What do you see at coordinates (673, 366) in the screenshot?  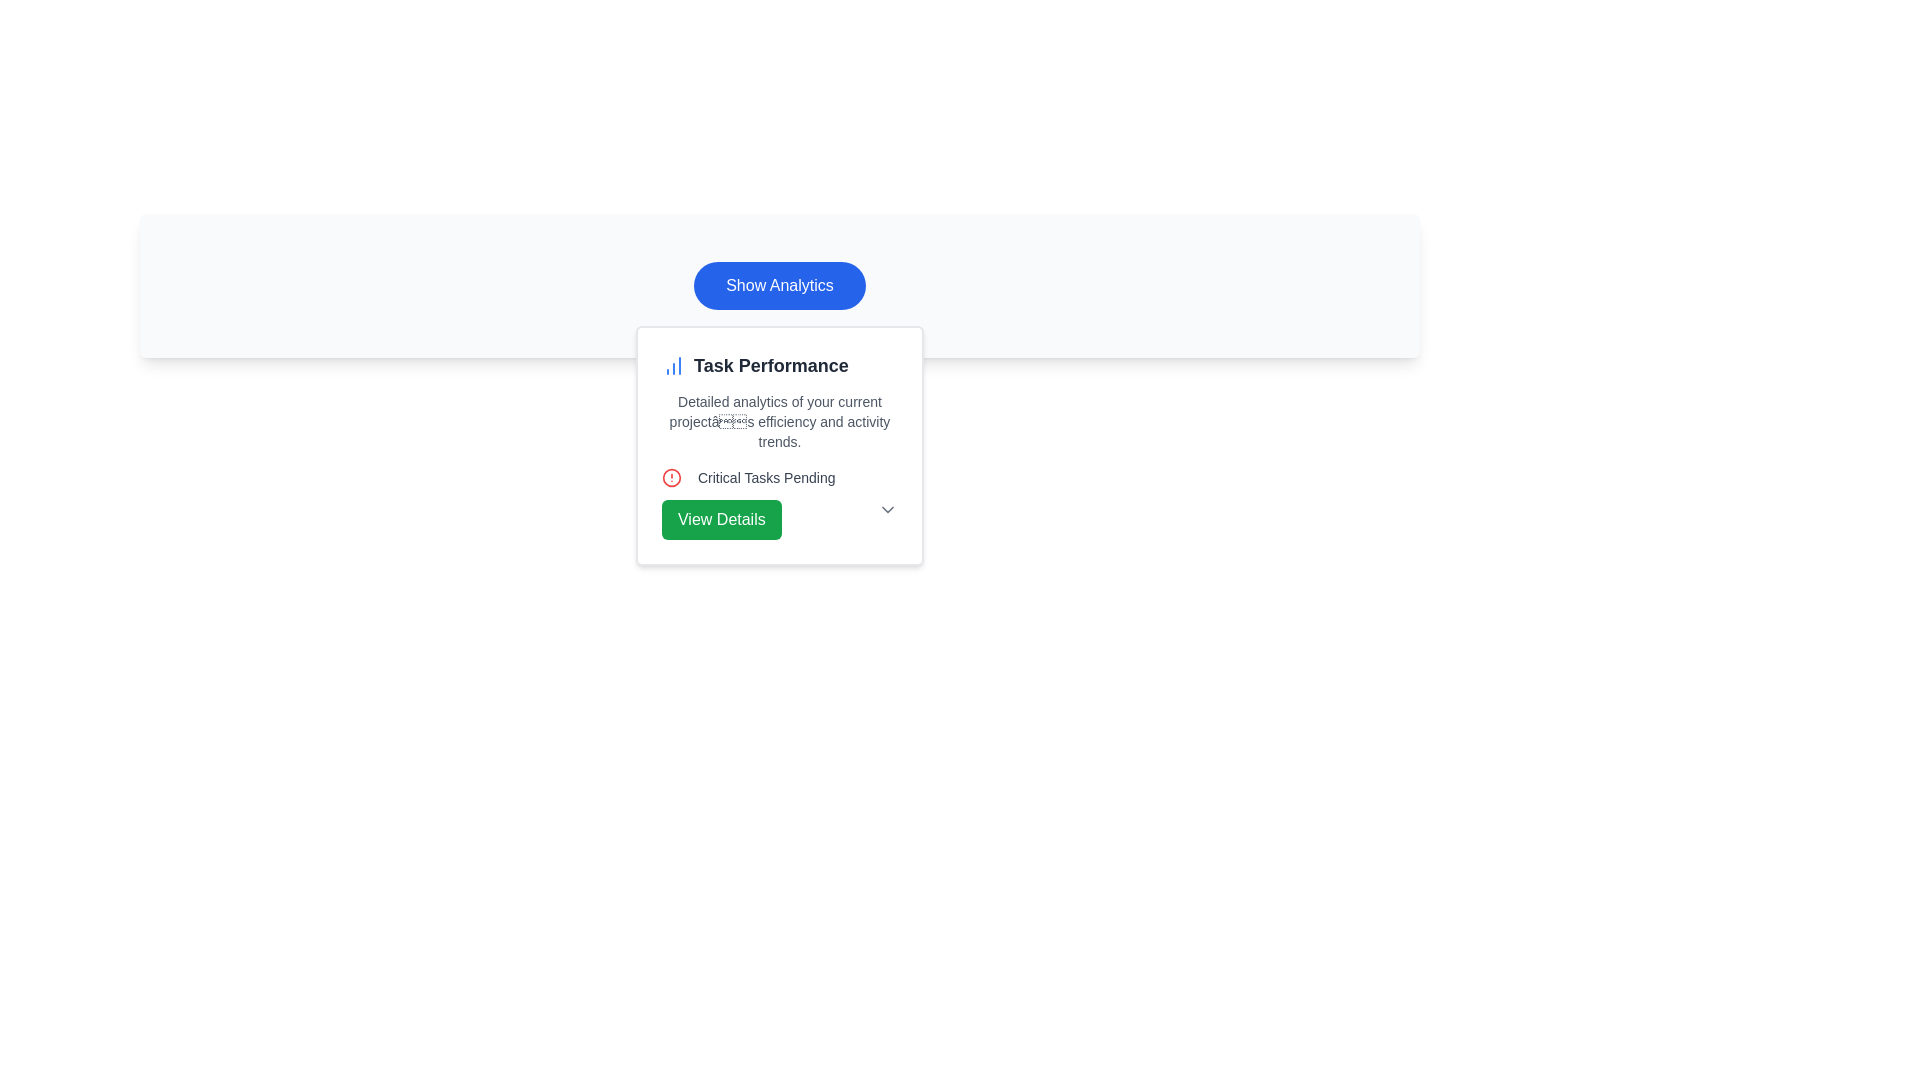 I see `the small blue bar chart icon located to the left of the text 'Task Performance' at the top of the 'Task Performance' card` at bounding box center [673, 366].